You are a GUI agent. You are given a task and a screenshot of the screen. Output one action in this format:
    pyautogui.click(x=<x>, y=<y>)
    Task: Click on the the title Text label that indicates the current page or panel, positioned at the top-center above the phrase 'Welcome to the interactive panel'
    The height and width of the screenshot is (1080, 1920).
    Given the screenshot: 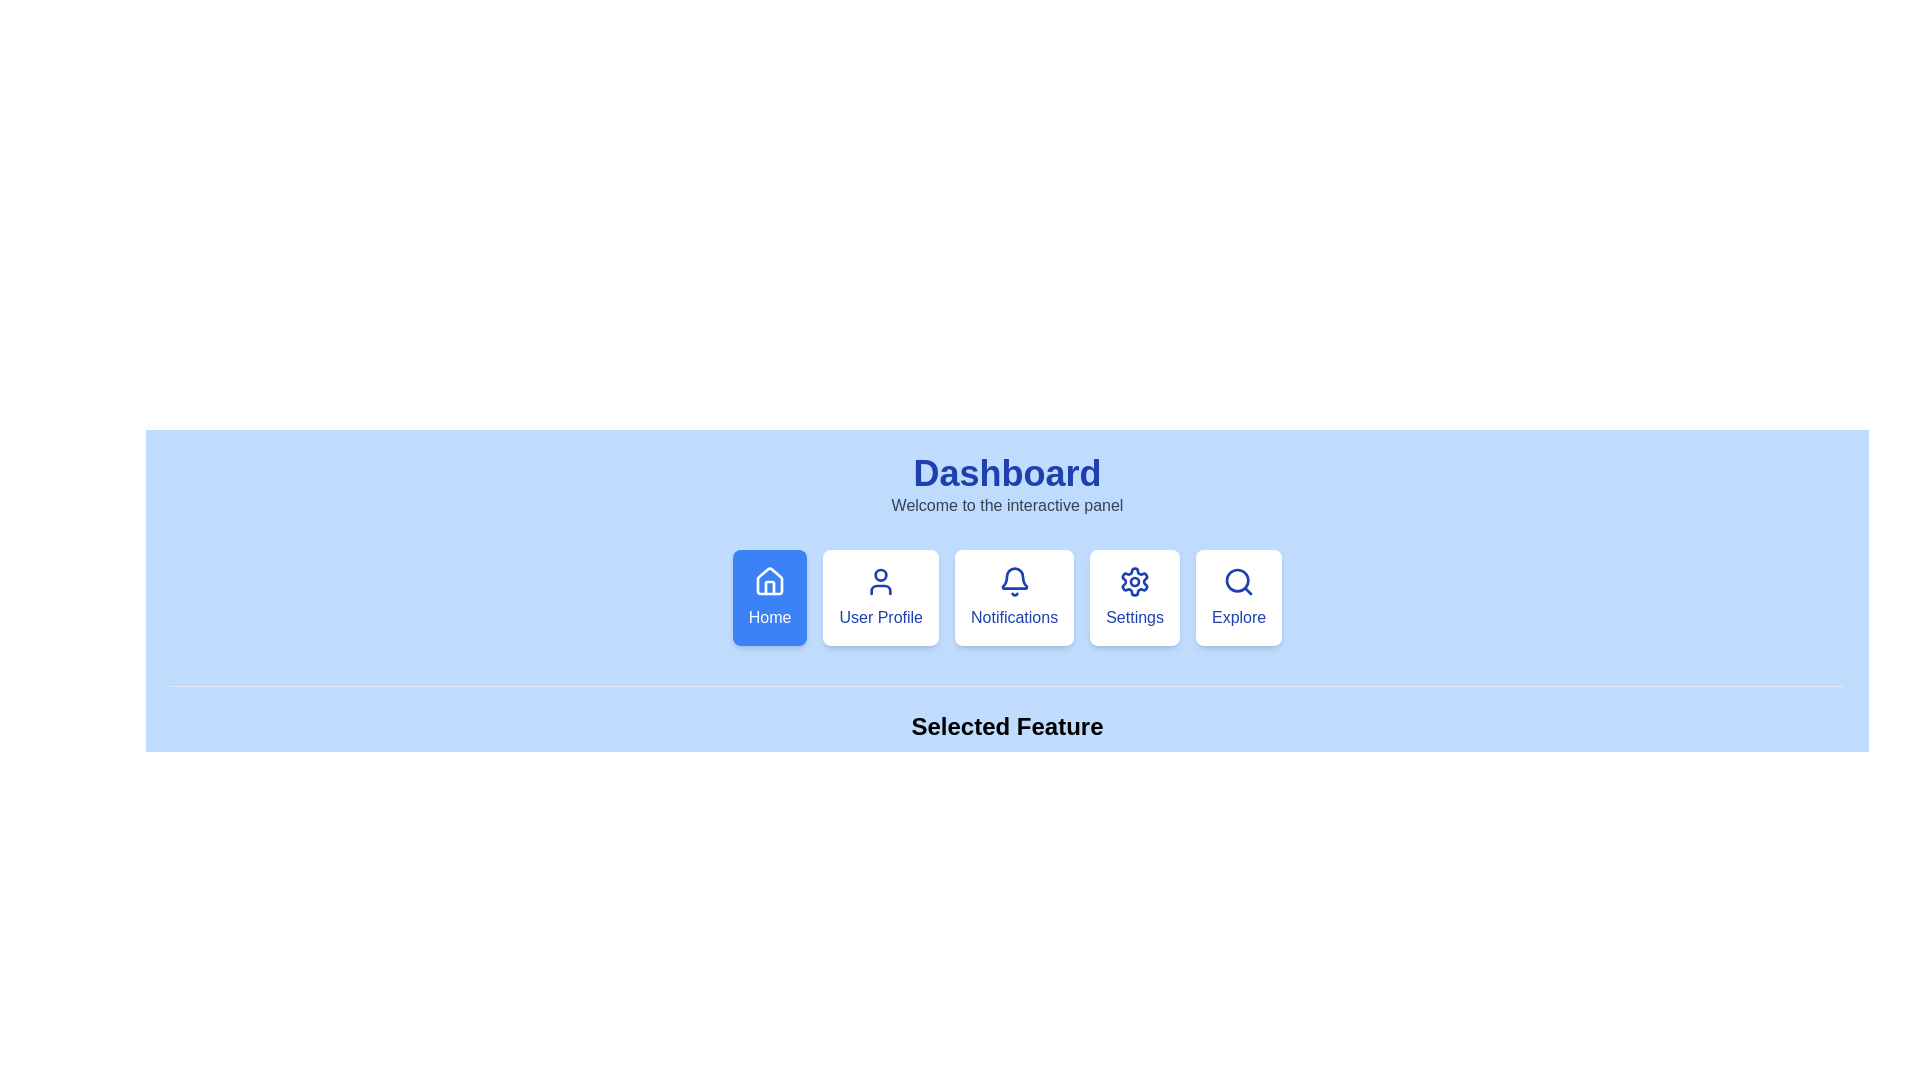 What is the action you would take?
    pyautogui.click(x=1007, y=474)
    